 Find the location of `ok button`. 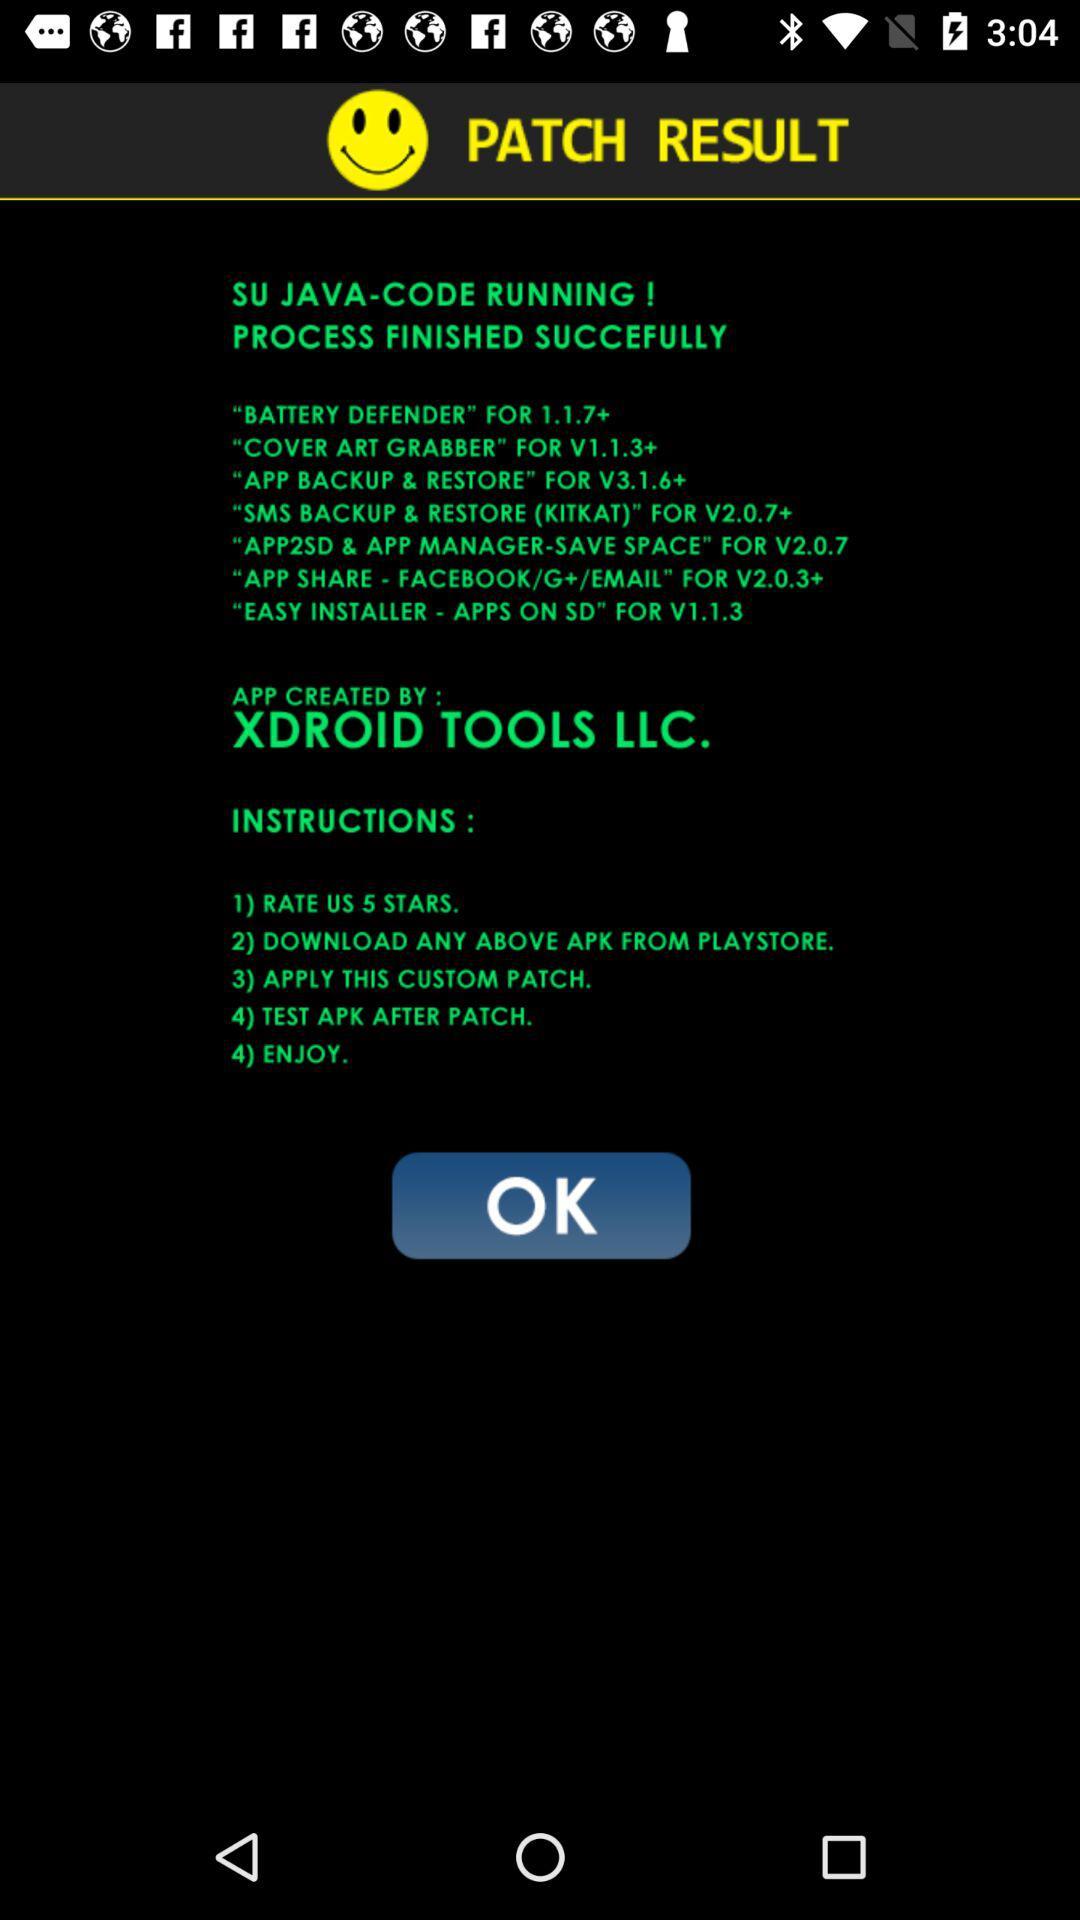

ok button is located at coordinates (540, 1203).